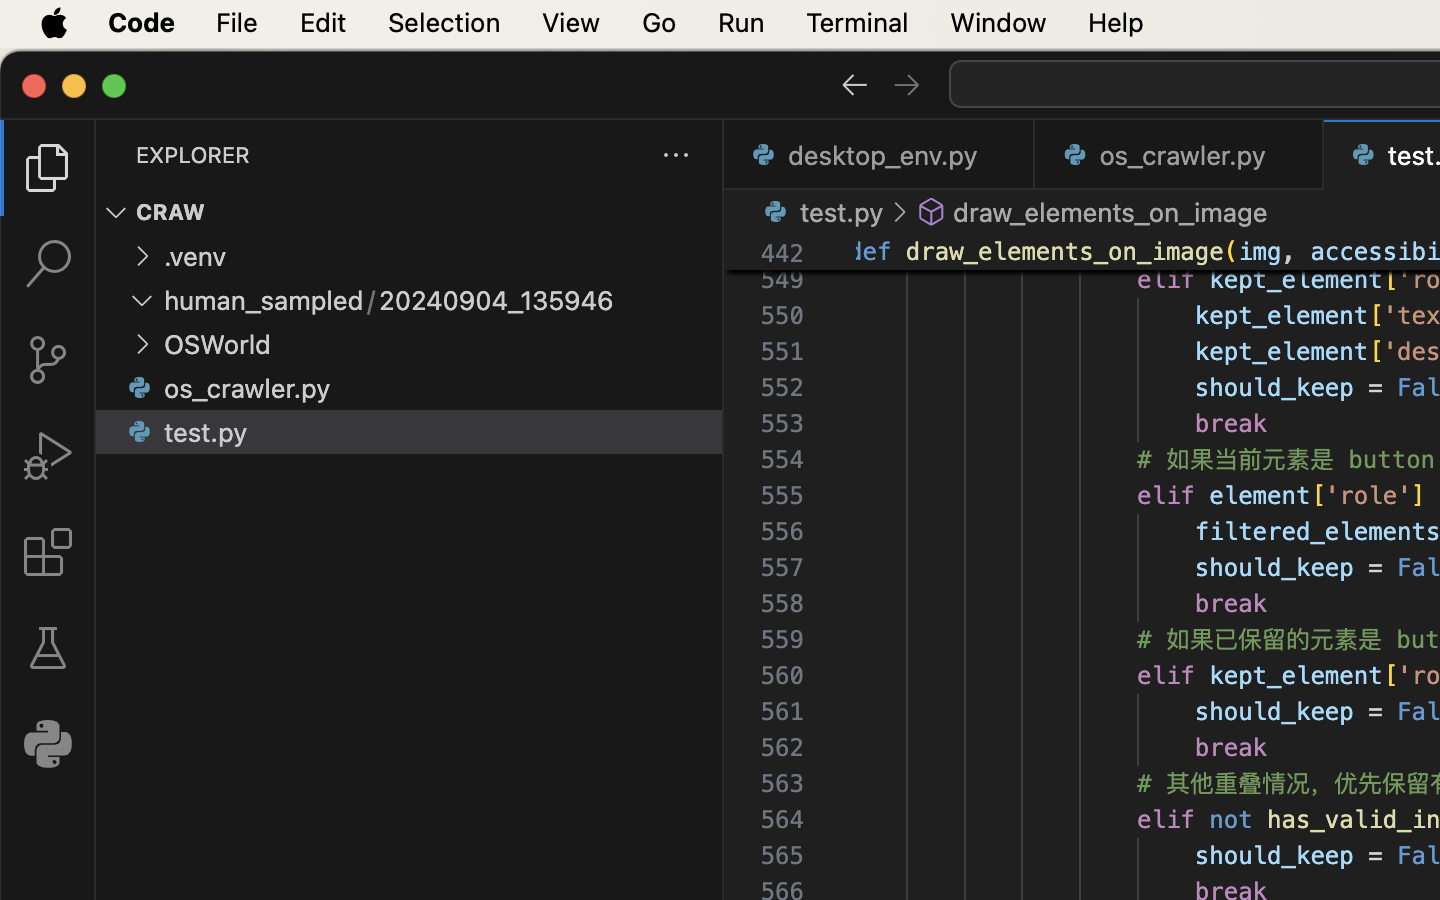 The height and width of the screenshot is (900, 1440). What do you see at coordinates (872, 251) in the screenshot?
I see `'def'` at bounding box center [872, 251].